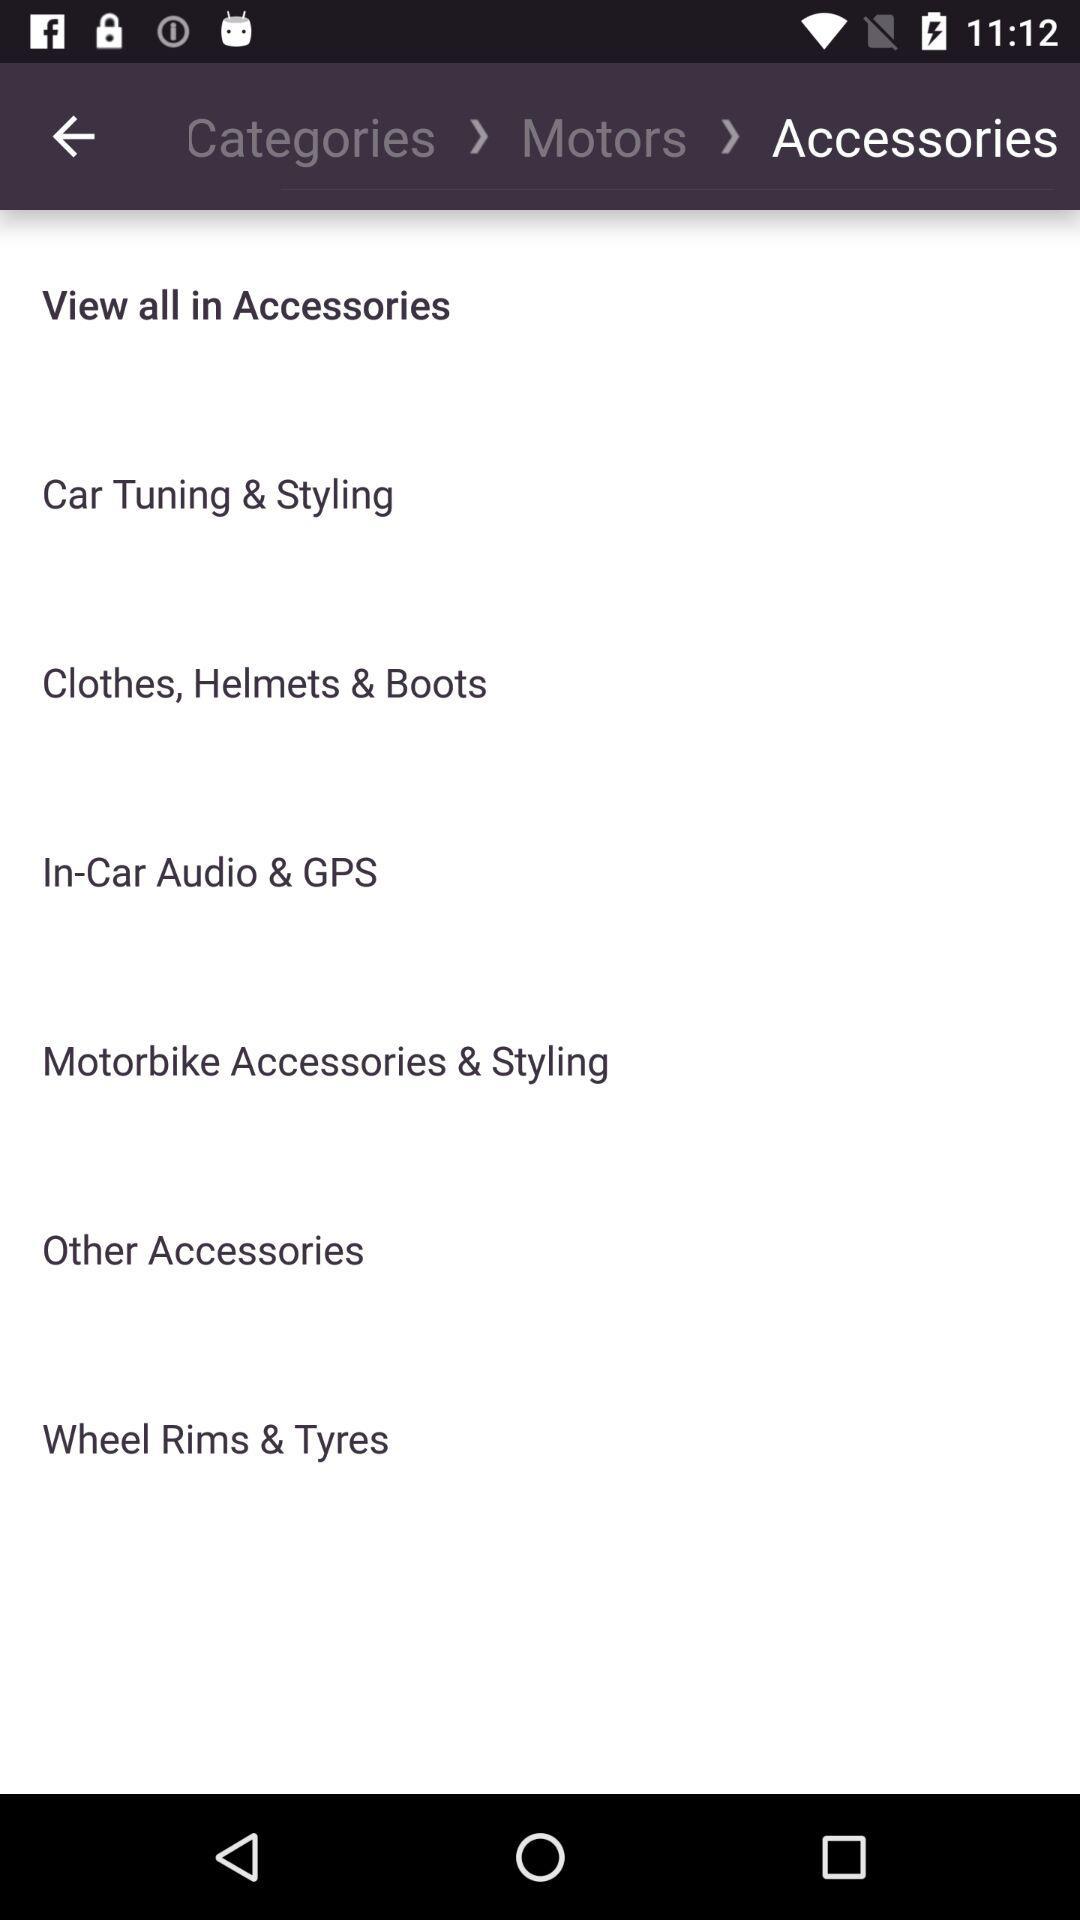  What do you see at coordinates (209, 871) in the screenshot?
I see `icon below the clothes, helmets & boots` at bounding box center [209, 871].